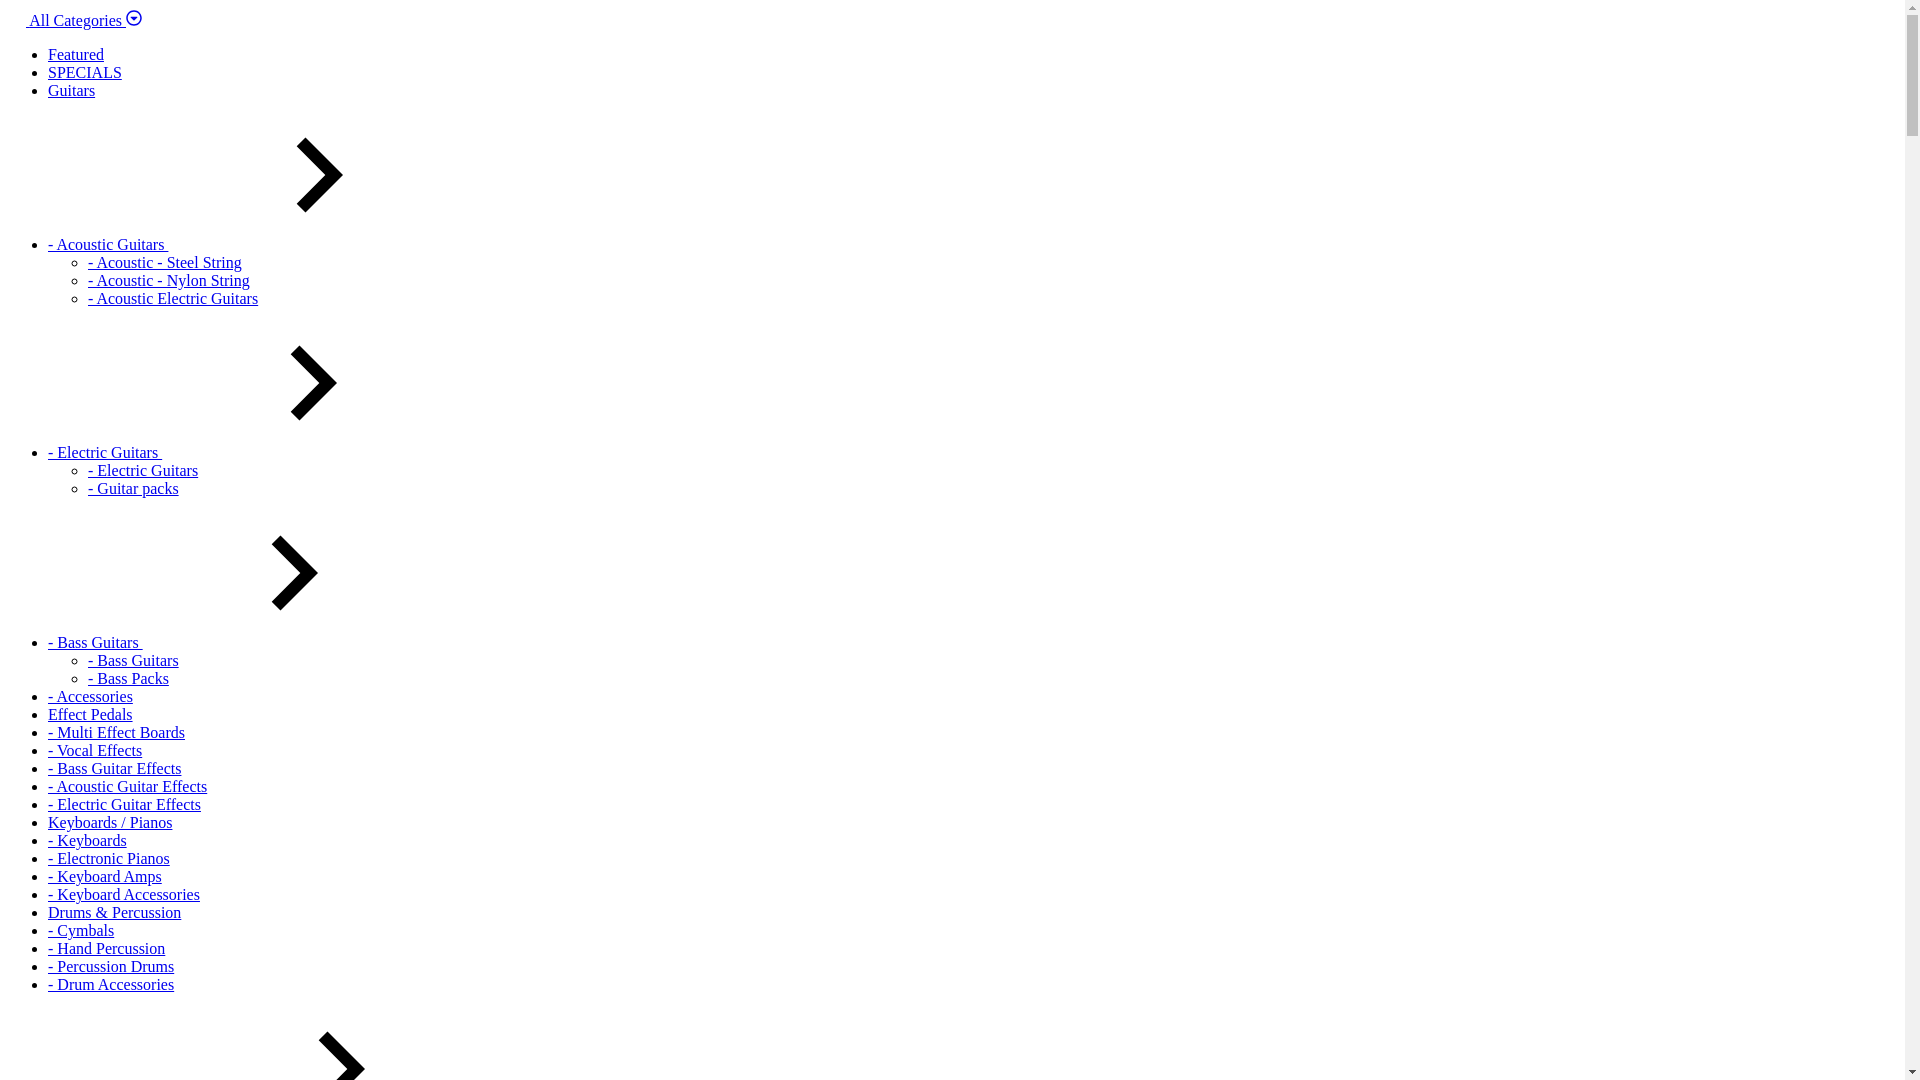  What do you see at coordinates (142, 470) in the screenshot?
I see `'- Electric Guitars'` at bounding box center [142, 470].